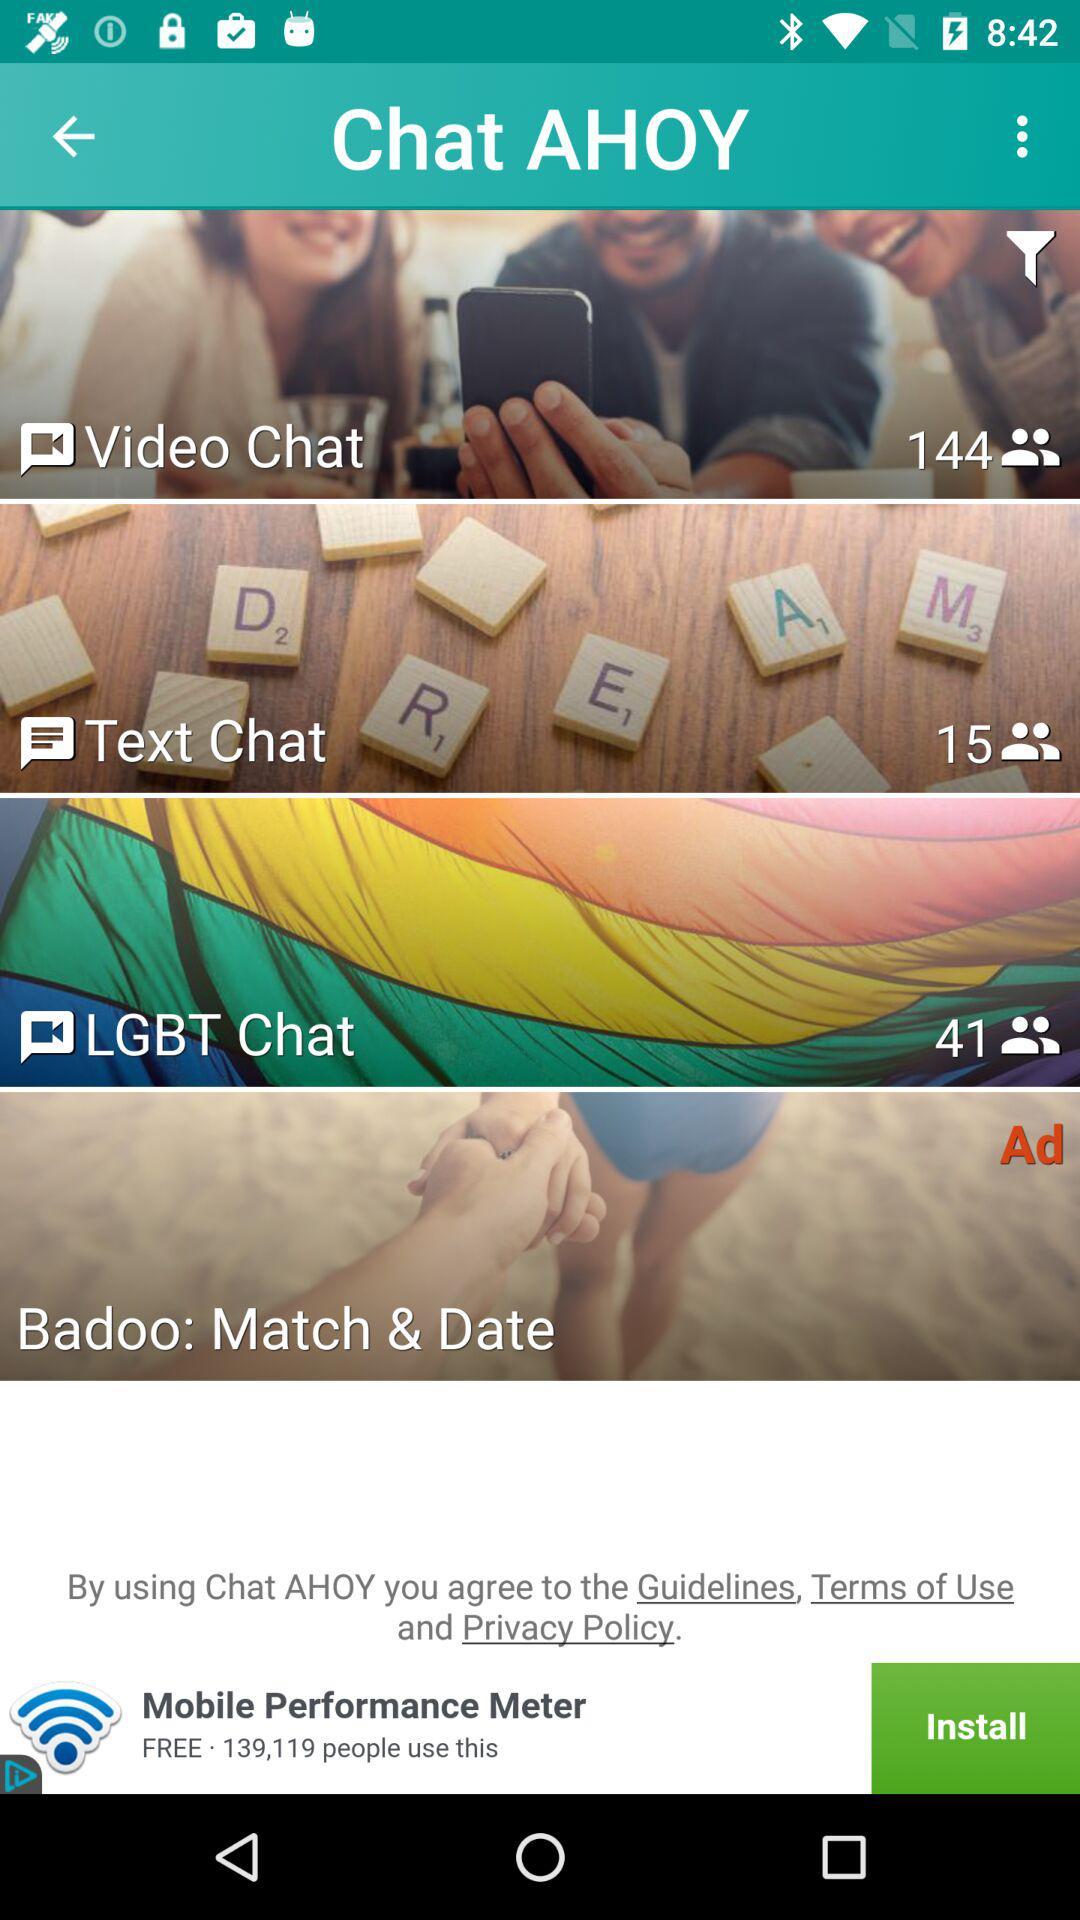  I want to click on 15, so click(962, 741).